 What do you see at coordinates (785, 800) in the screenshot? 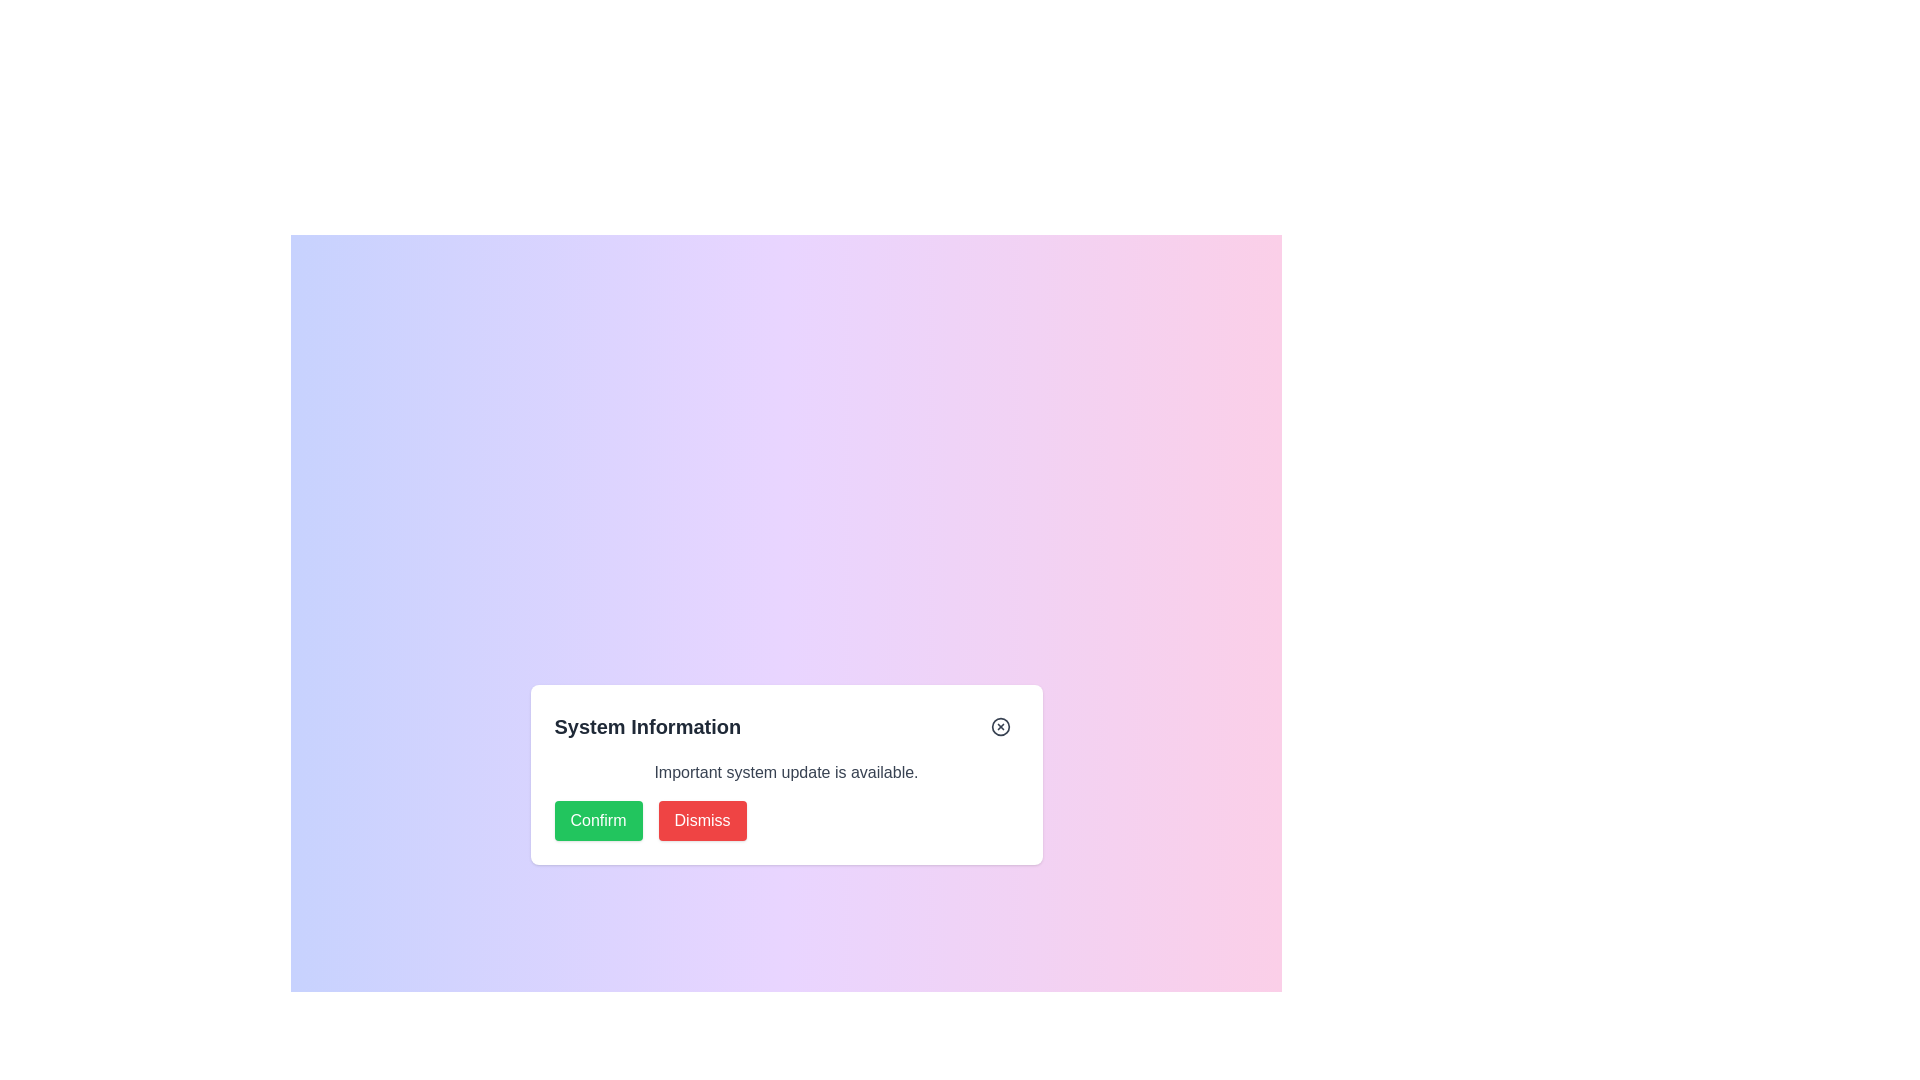
I see `the 'Dismiss' button on the Notification within the 'System Information' modal` at bounding box center [785, 800].